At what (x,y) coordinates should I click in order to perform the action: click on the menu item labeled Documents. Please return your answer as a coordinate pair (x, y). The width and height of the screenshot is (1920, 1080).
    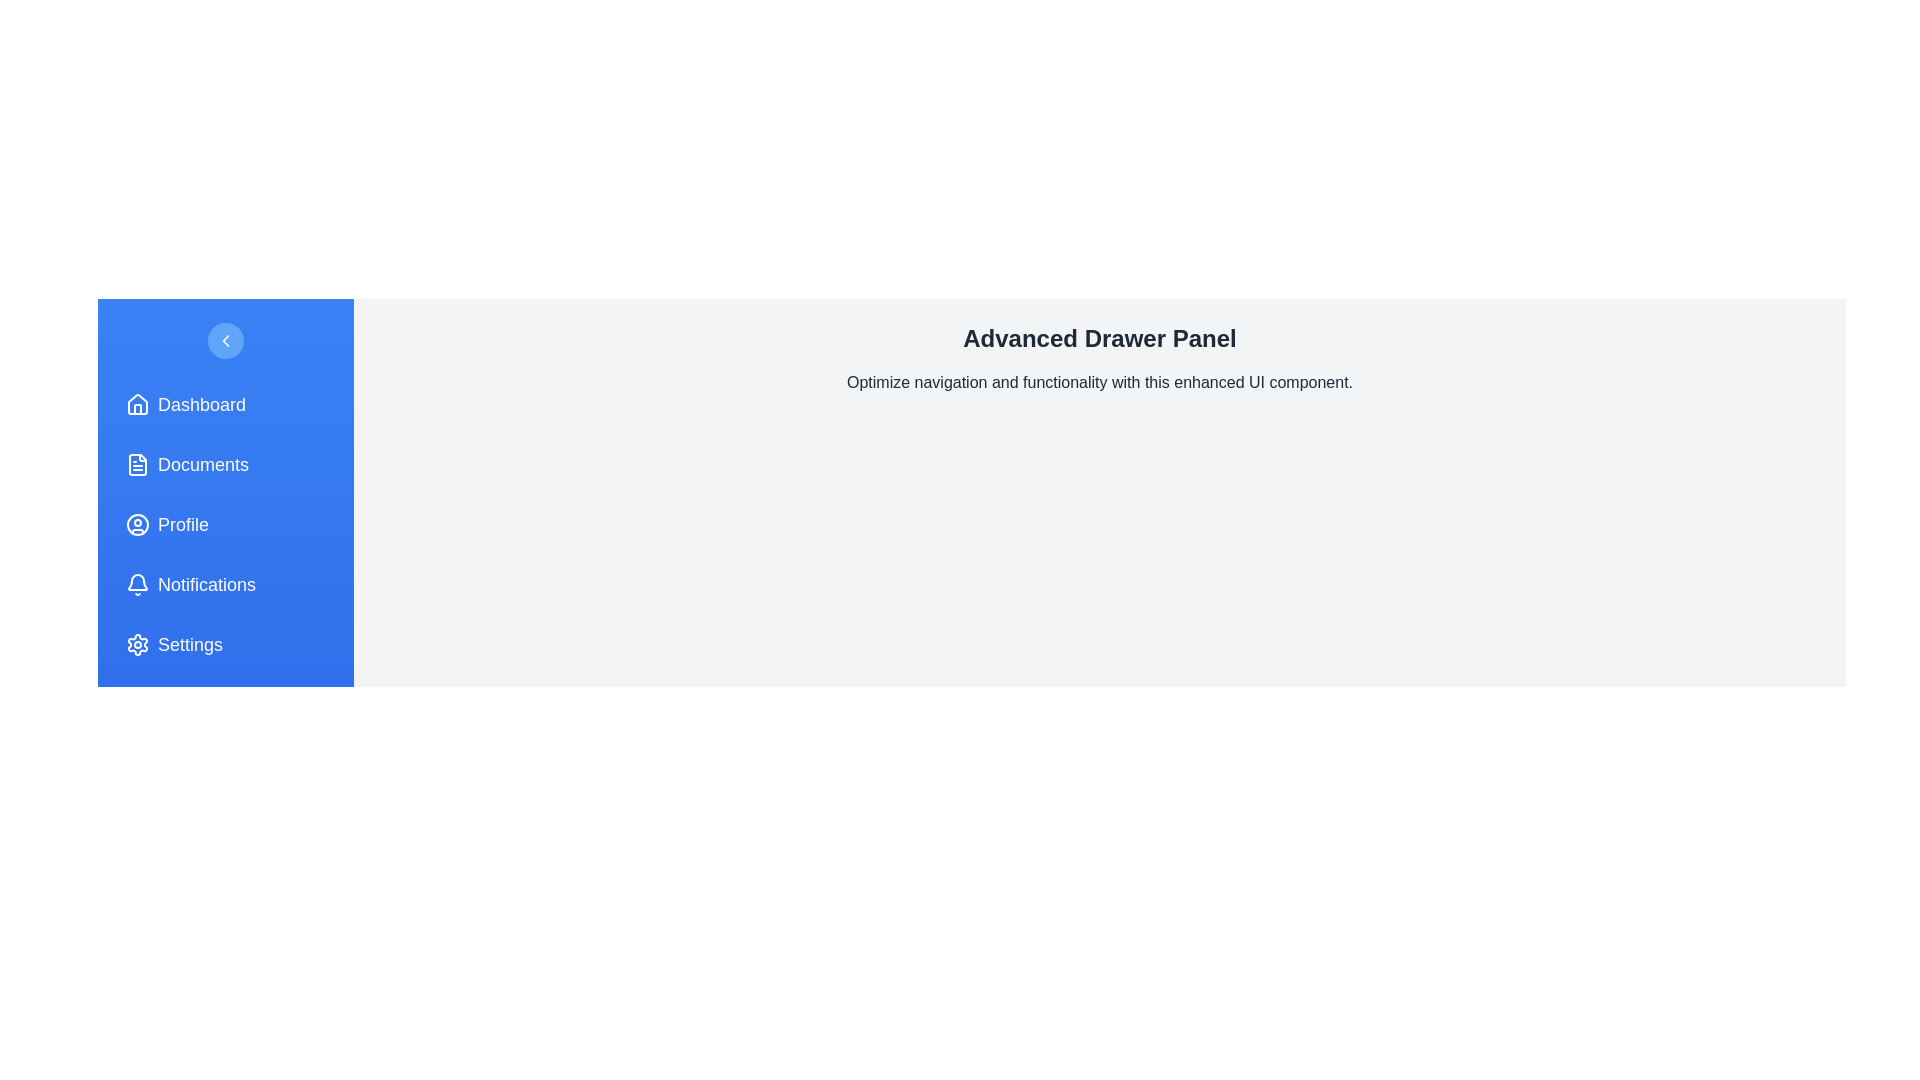
    Looking at the image, I should click on (225, 465).